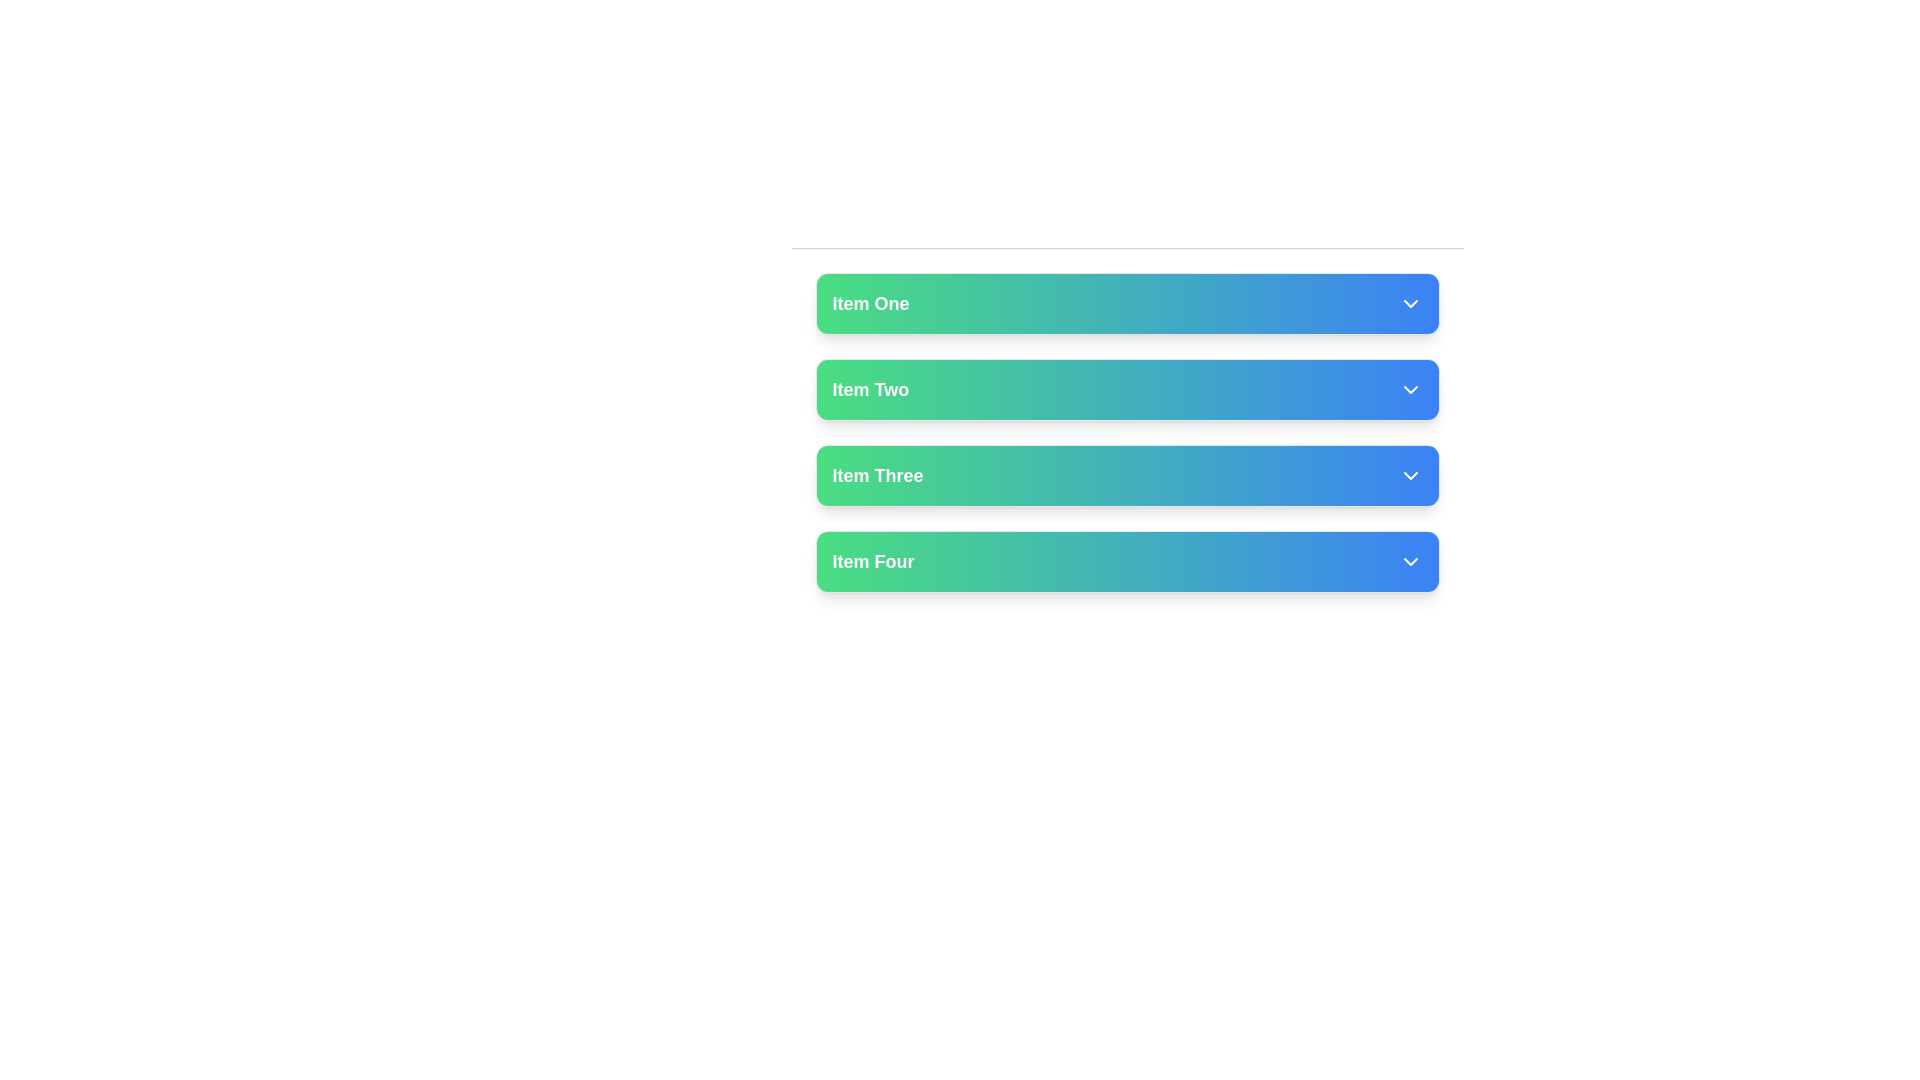 This screenshot has width=1920, height=1080. What do you see at coordinates (1409, 562) in the screenshot?
I see `the Dropdown Indicator Icon located on the right end of the 'Item Four' gradient blue button` at bounding box center [1409, 562].